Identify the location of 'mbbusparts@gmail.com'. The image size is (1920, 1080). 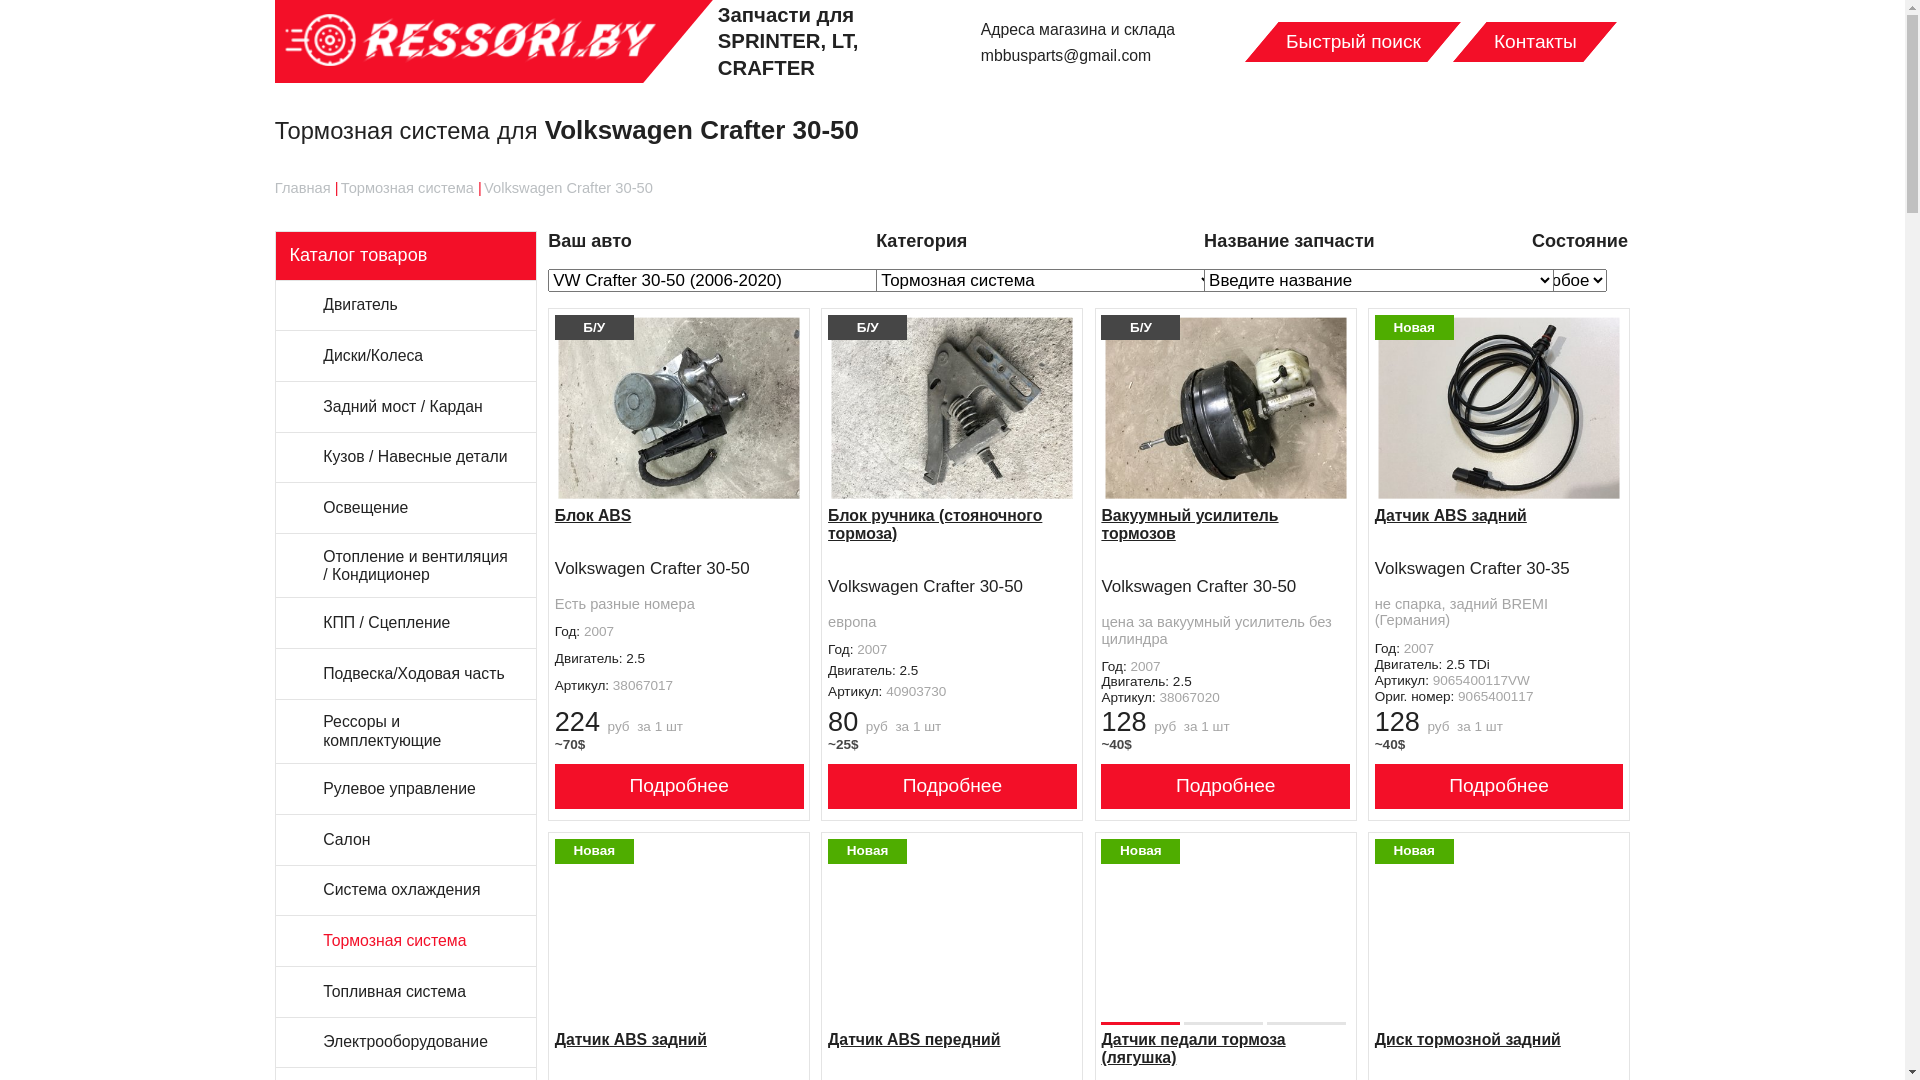
(1065, 55).